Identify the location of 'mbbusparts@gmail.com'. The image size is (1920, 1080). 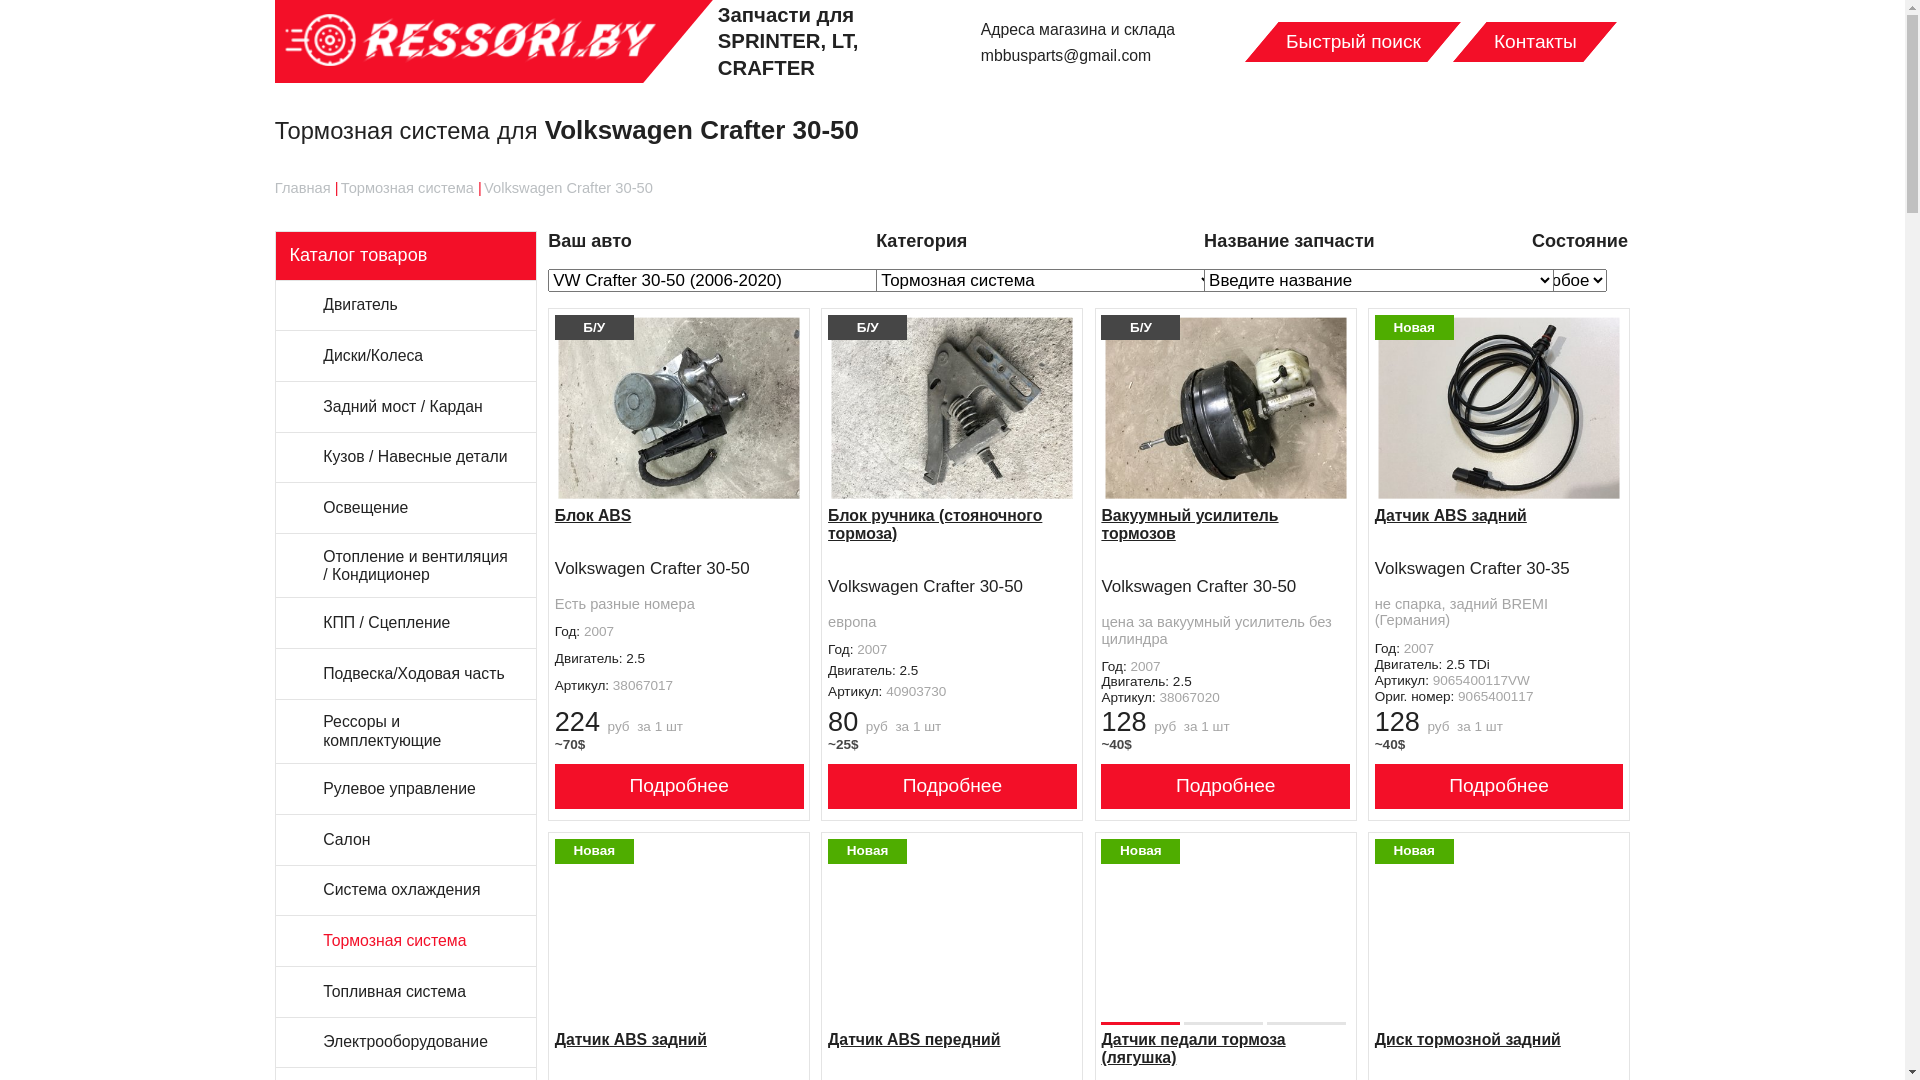
(1065, 55).